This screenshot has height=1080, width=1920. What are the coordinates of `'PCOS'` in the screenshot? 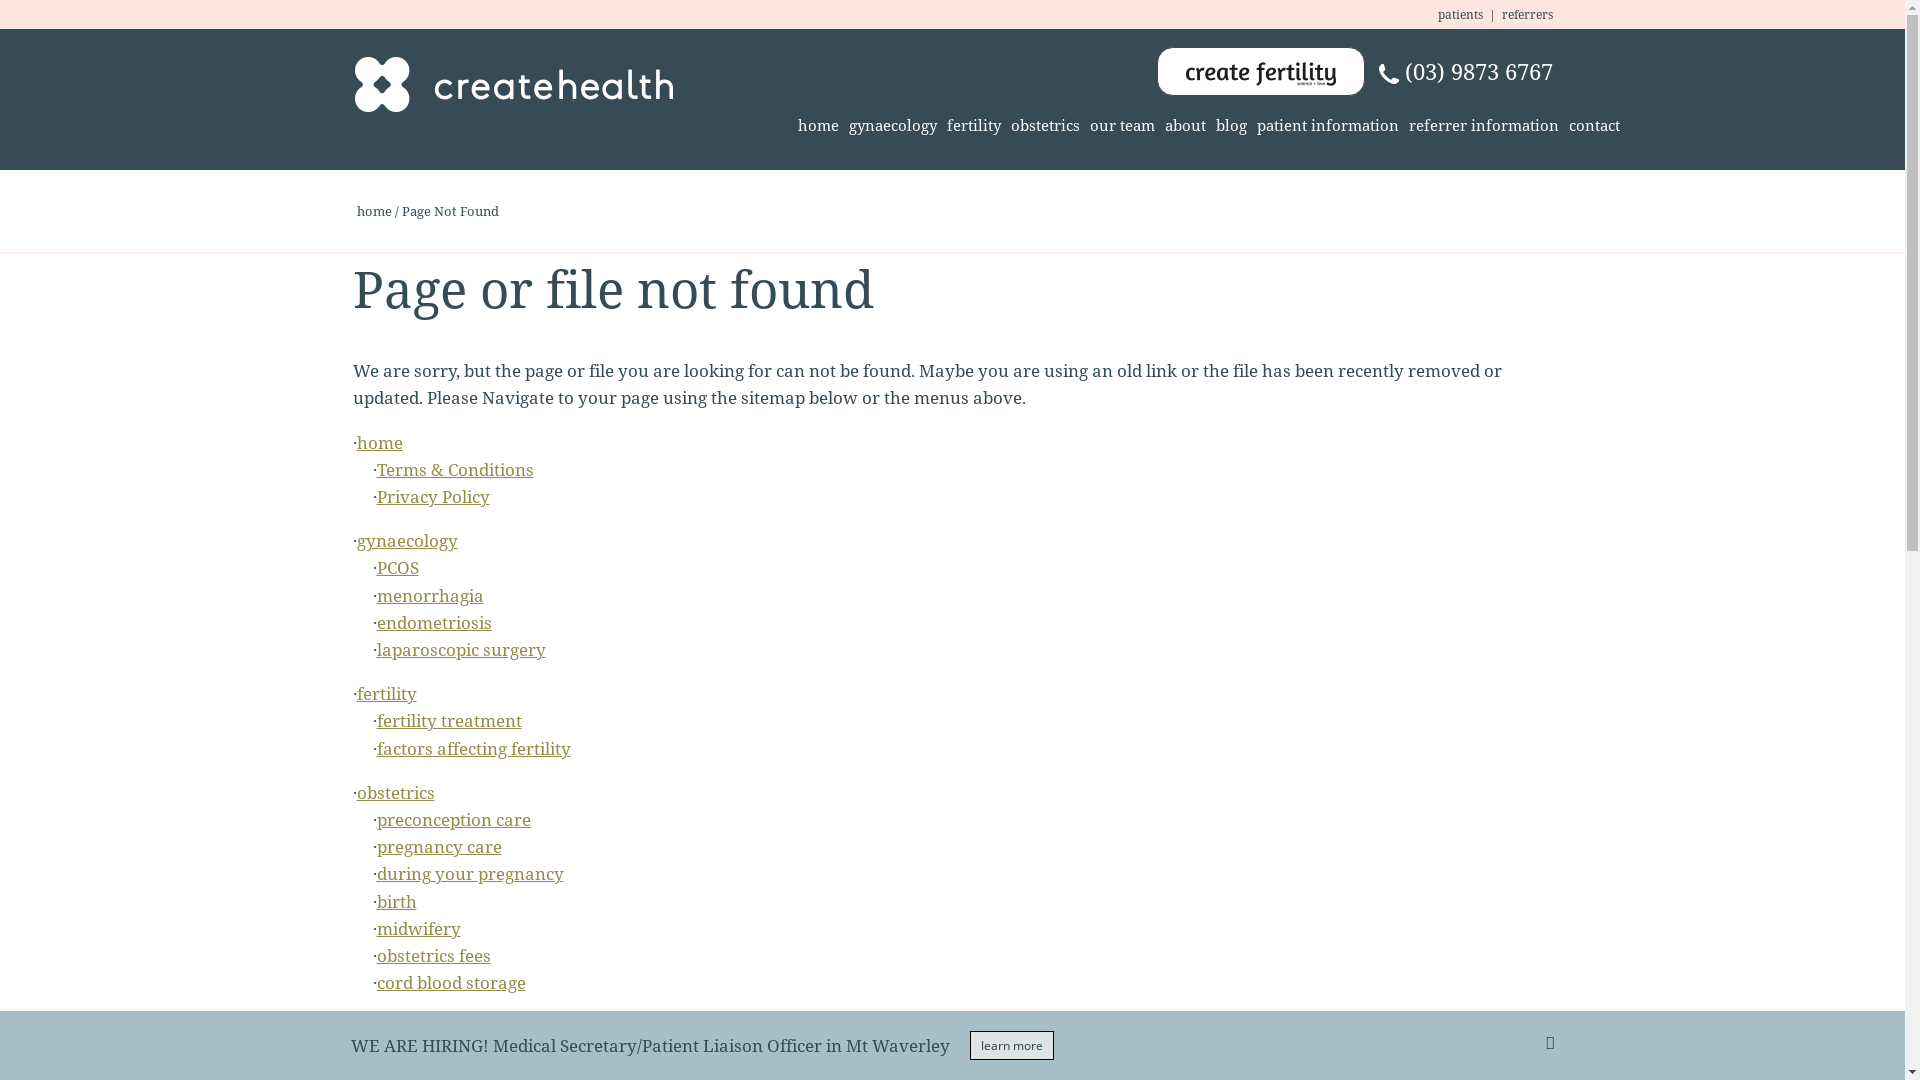 It's located at (397, 567).